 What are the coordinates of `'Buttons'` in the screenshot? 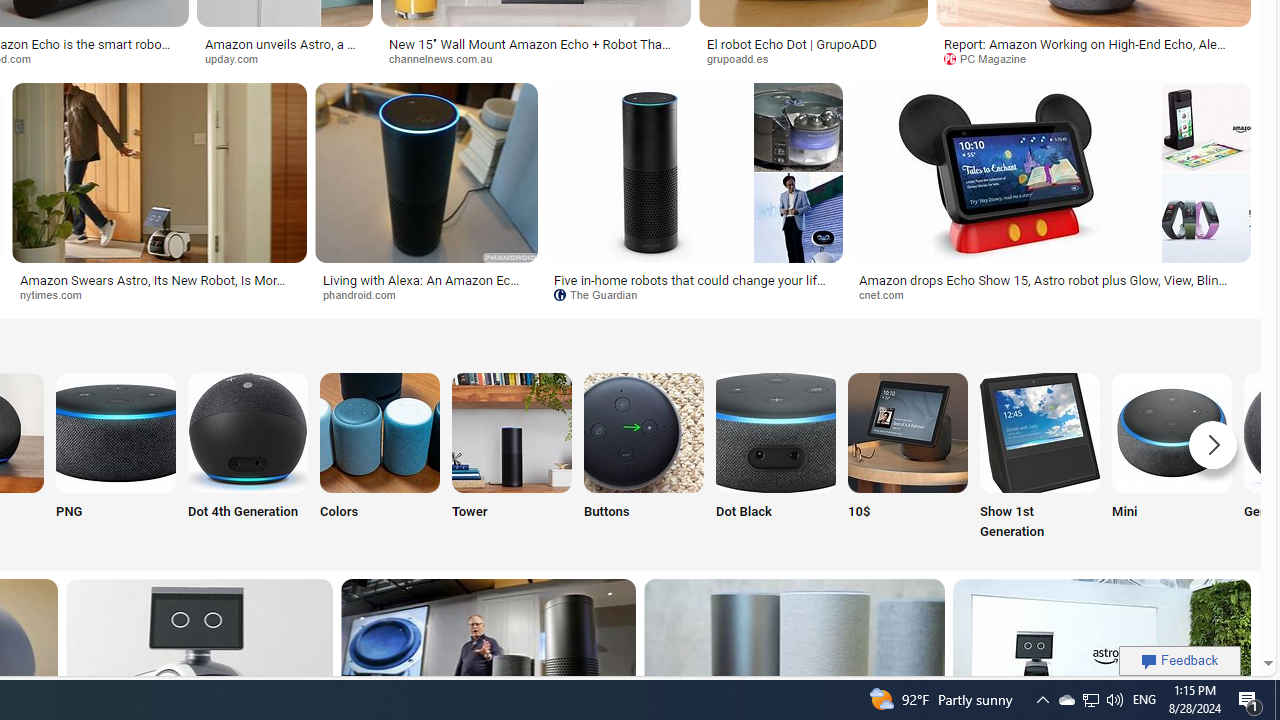 It's located at (643, 457).